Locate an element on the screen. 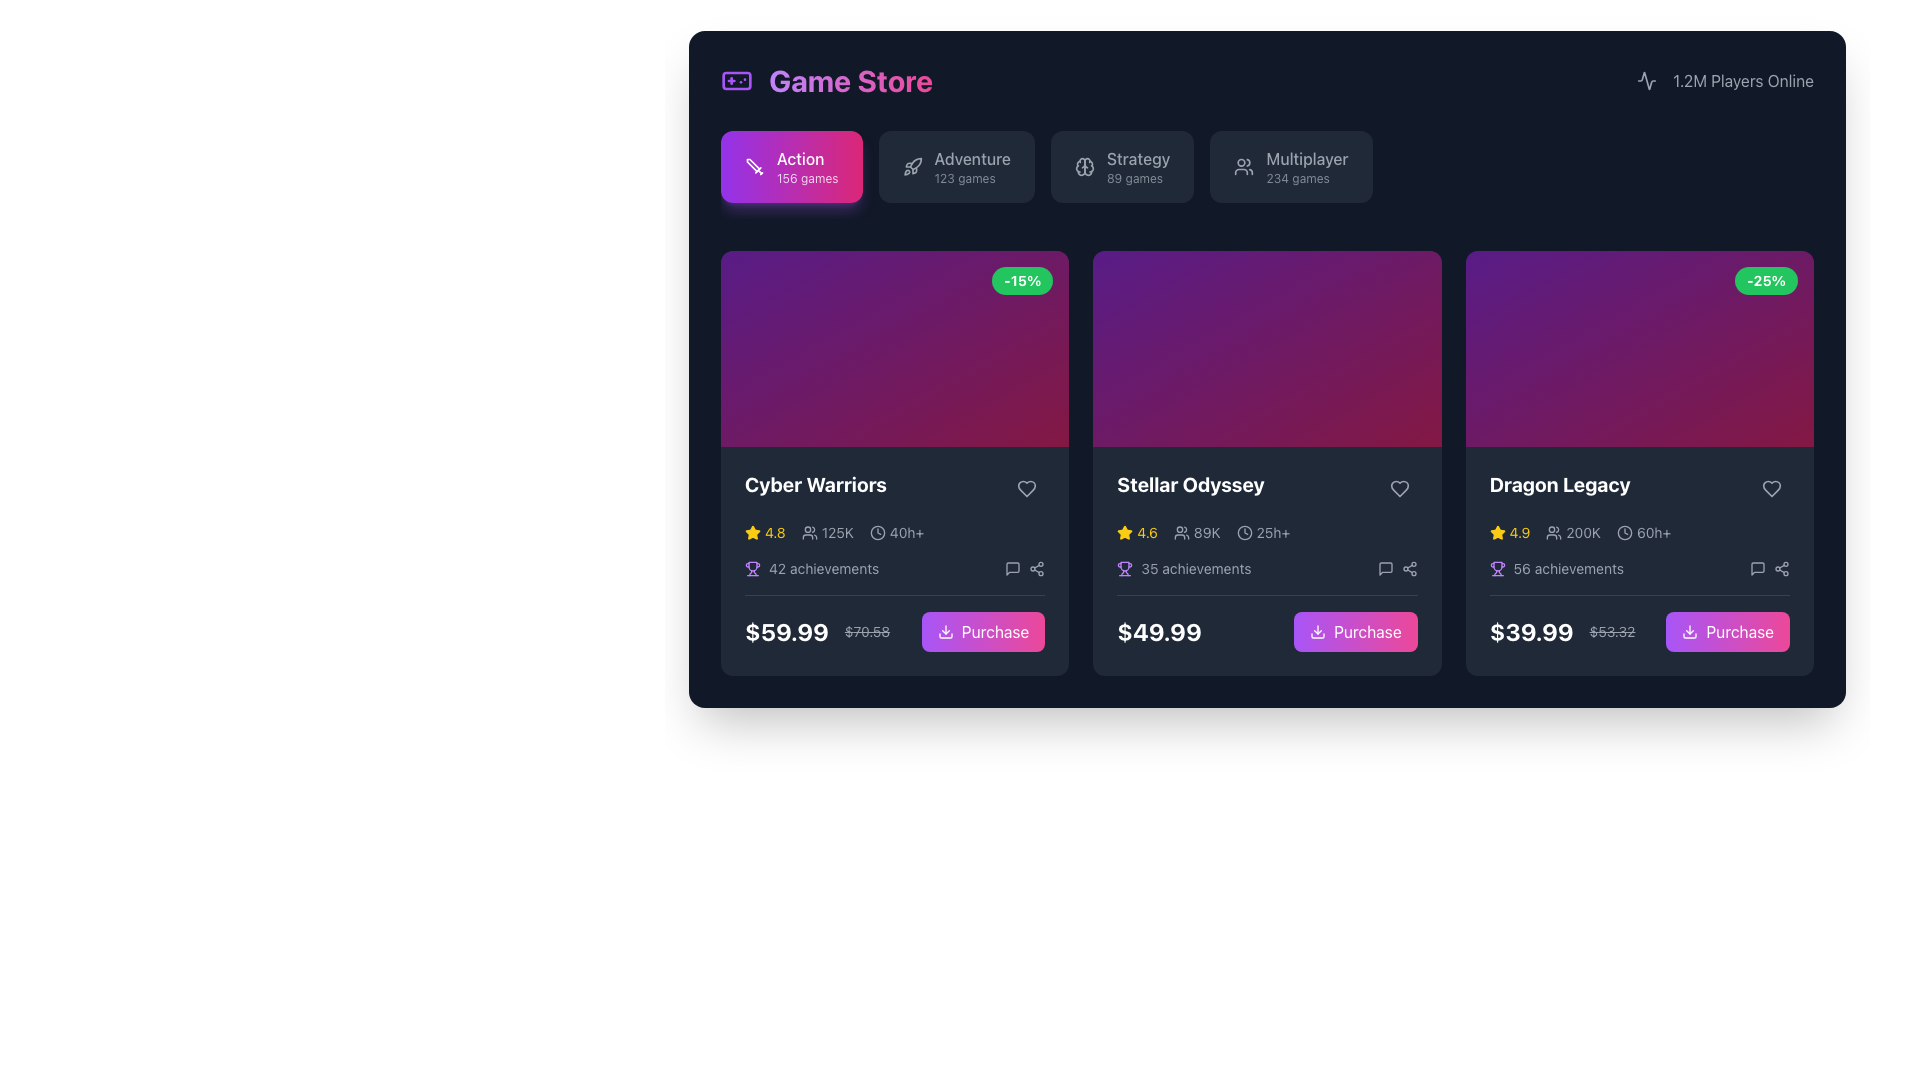 The width and height of the screenshot is (1920, 1080). the rounded rectangular button with a gradient background from purple to pink, containing a downward-pointing arrow icon and the text 'Purchase' to initiate the purchase is located at coordinates (1355, 631).